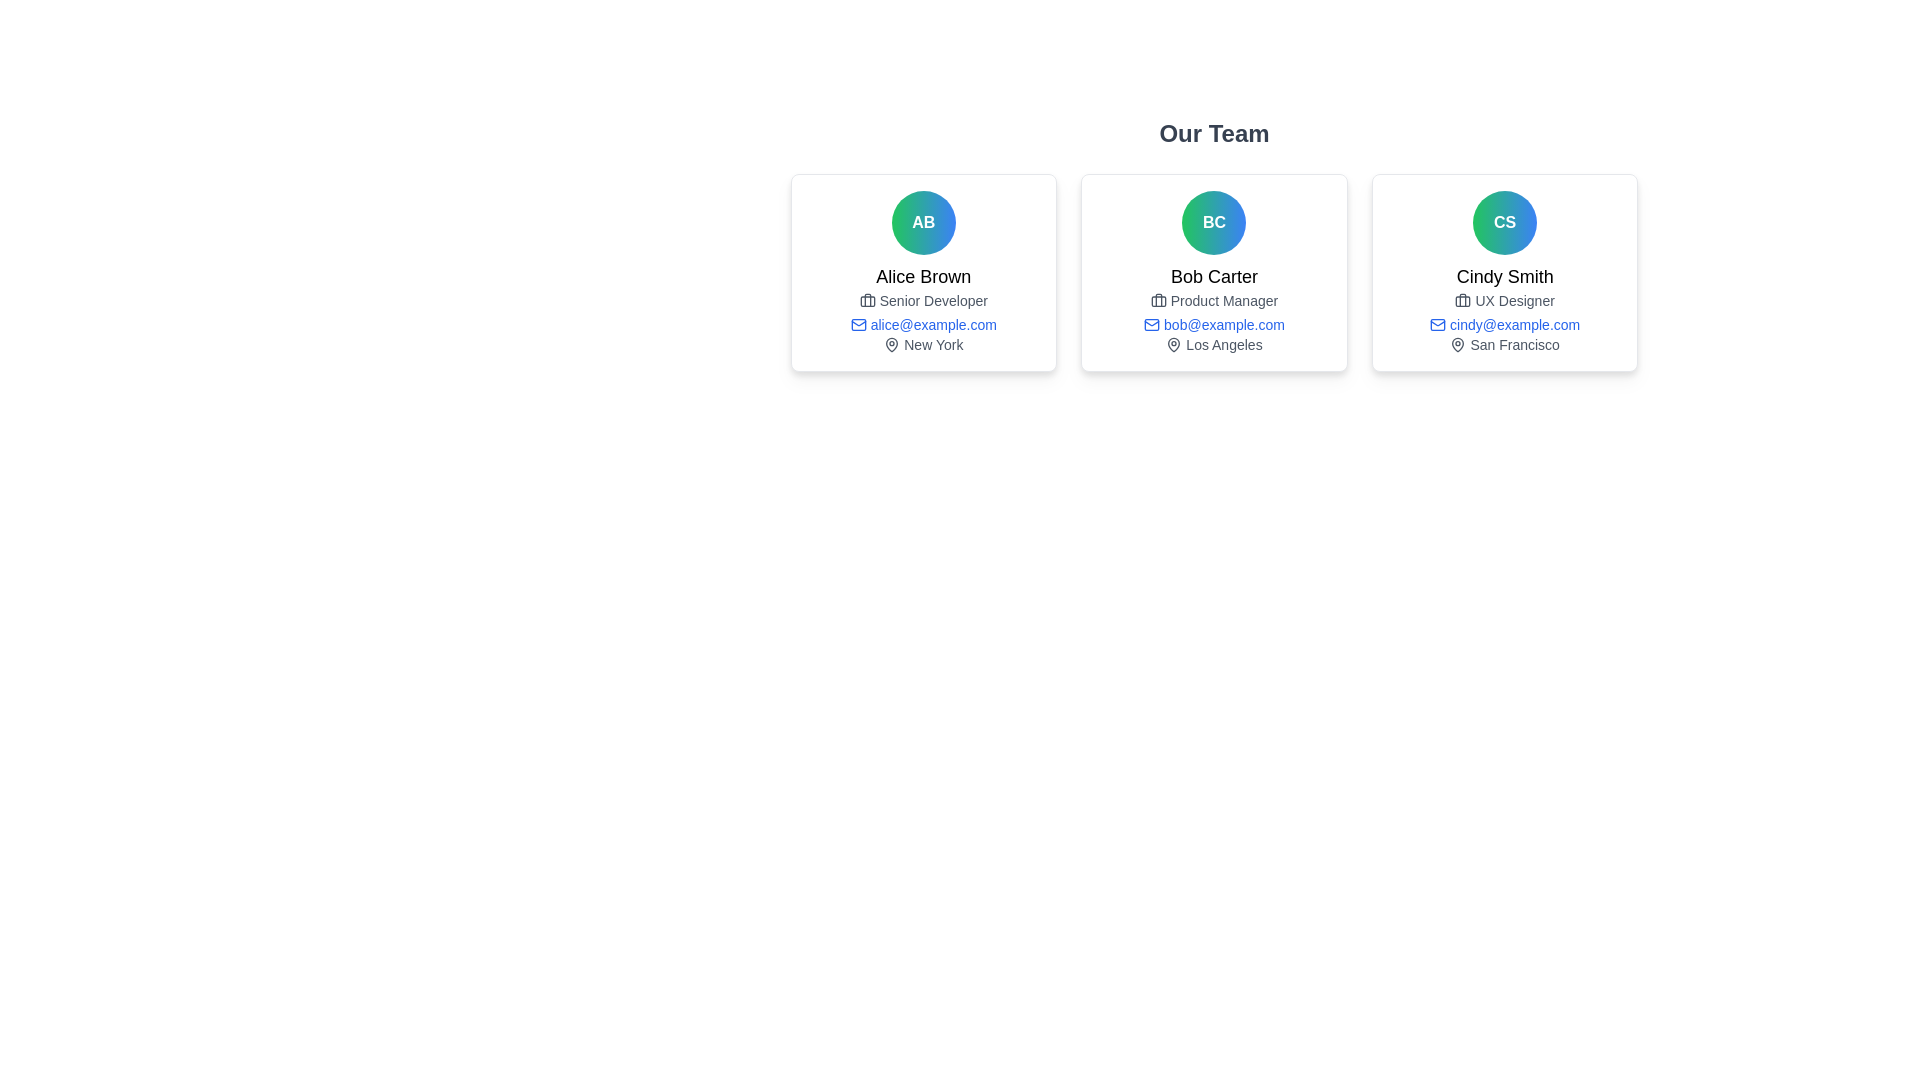 The image size is (1920, 1080). Describe the element at coordinates (1505, 277) in the screenshot. I see `displayed text 'Cindy Smith' from the text label that is bold and larger, centrally positioned within the card for Cindy Smith, located below the circular avatar and above the job title 'UX Designer'` at that location.